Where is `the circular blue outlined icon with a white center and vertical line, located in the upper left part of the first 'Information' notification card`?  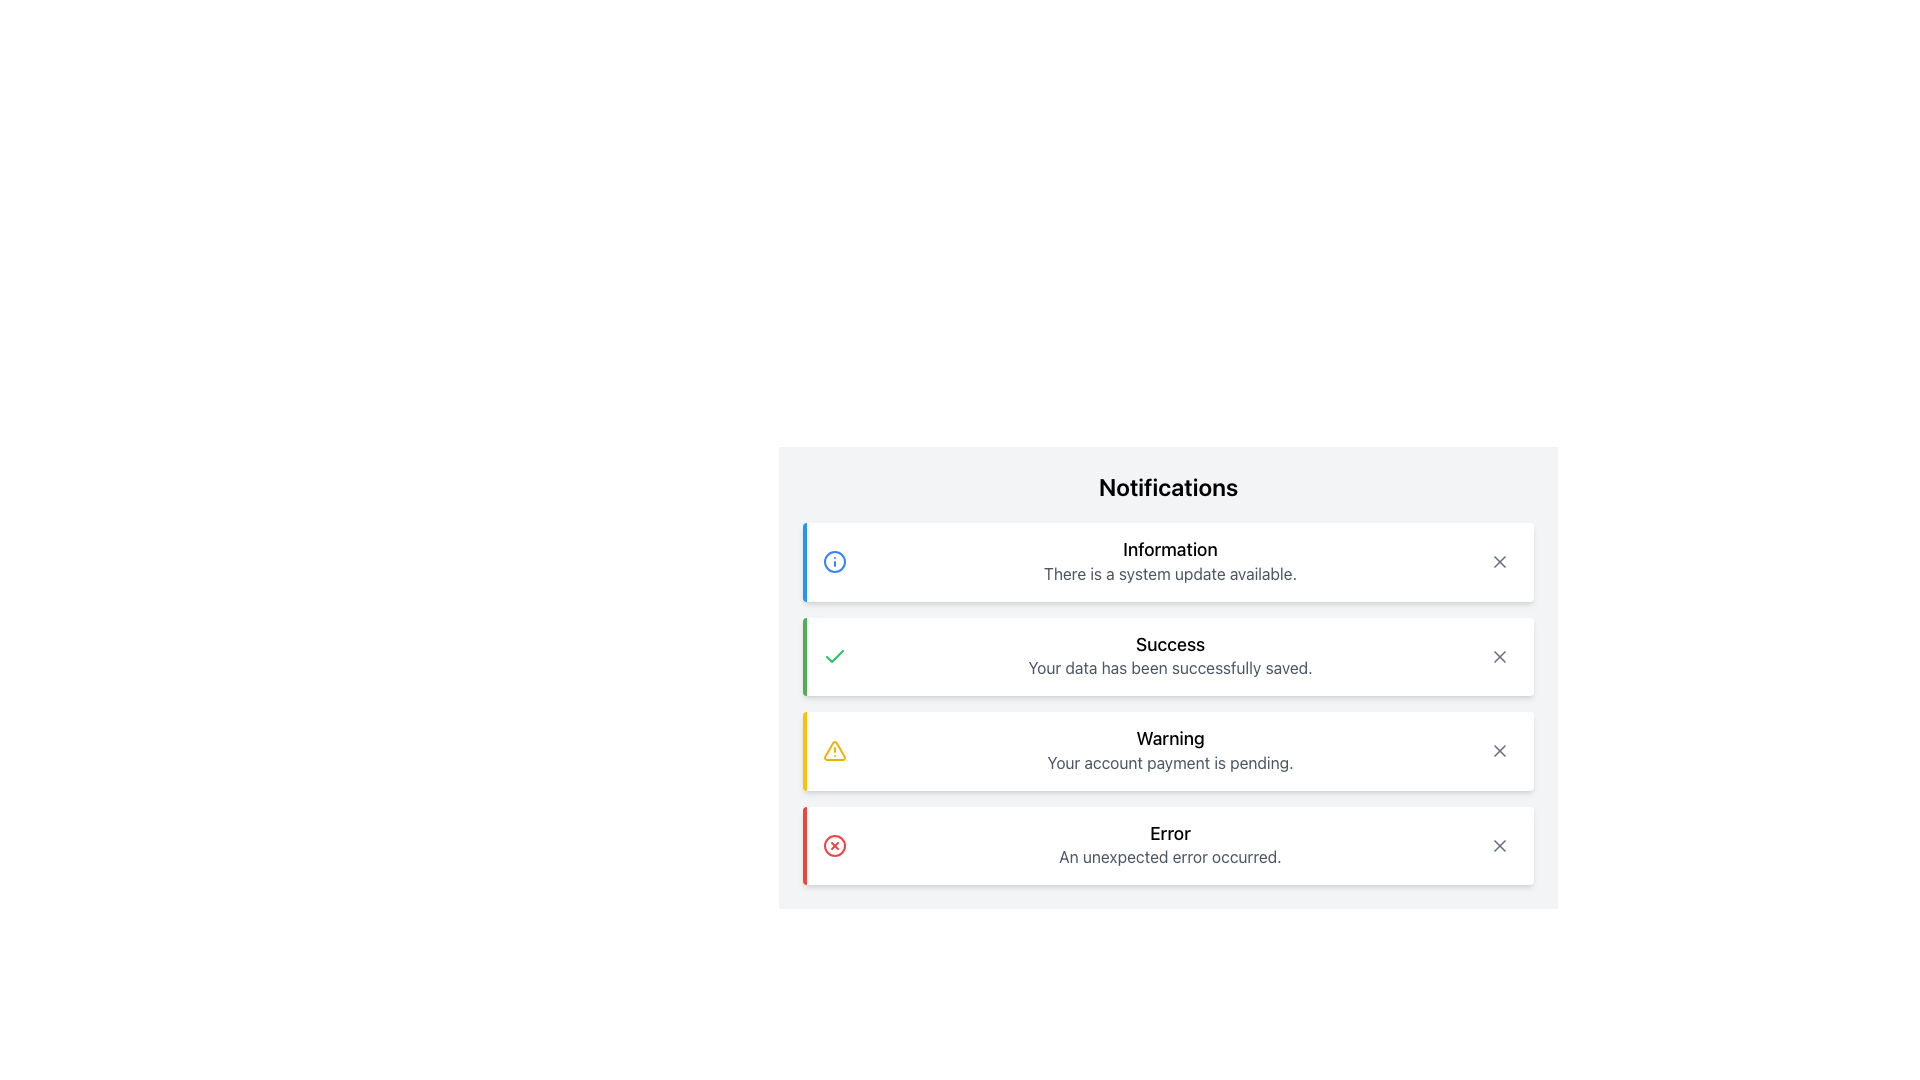 the circular blue outlined icon with a white center and vertical line, located in the upper left part of the first 'Information' notification card is located at coordinates (835, 562).